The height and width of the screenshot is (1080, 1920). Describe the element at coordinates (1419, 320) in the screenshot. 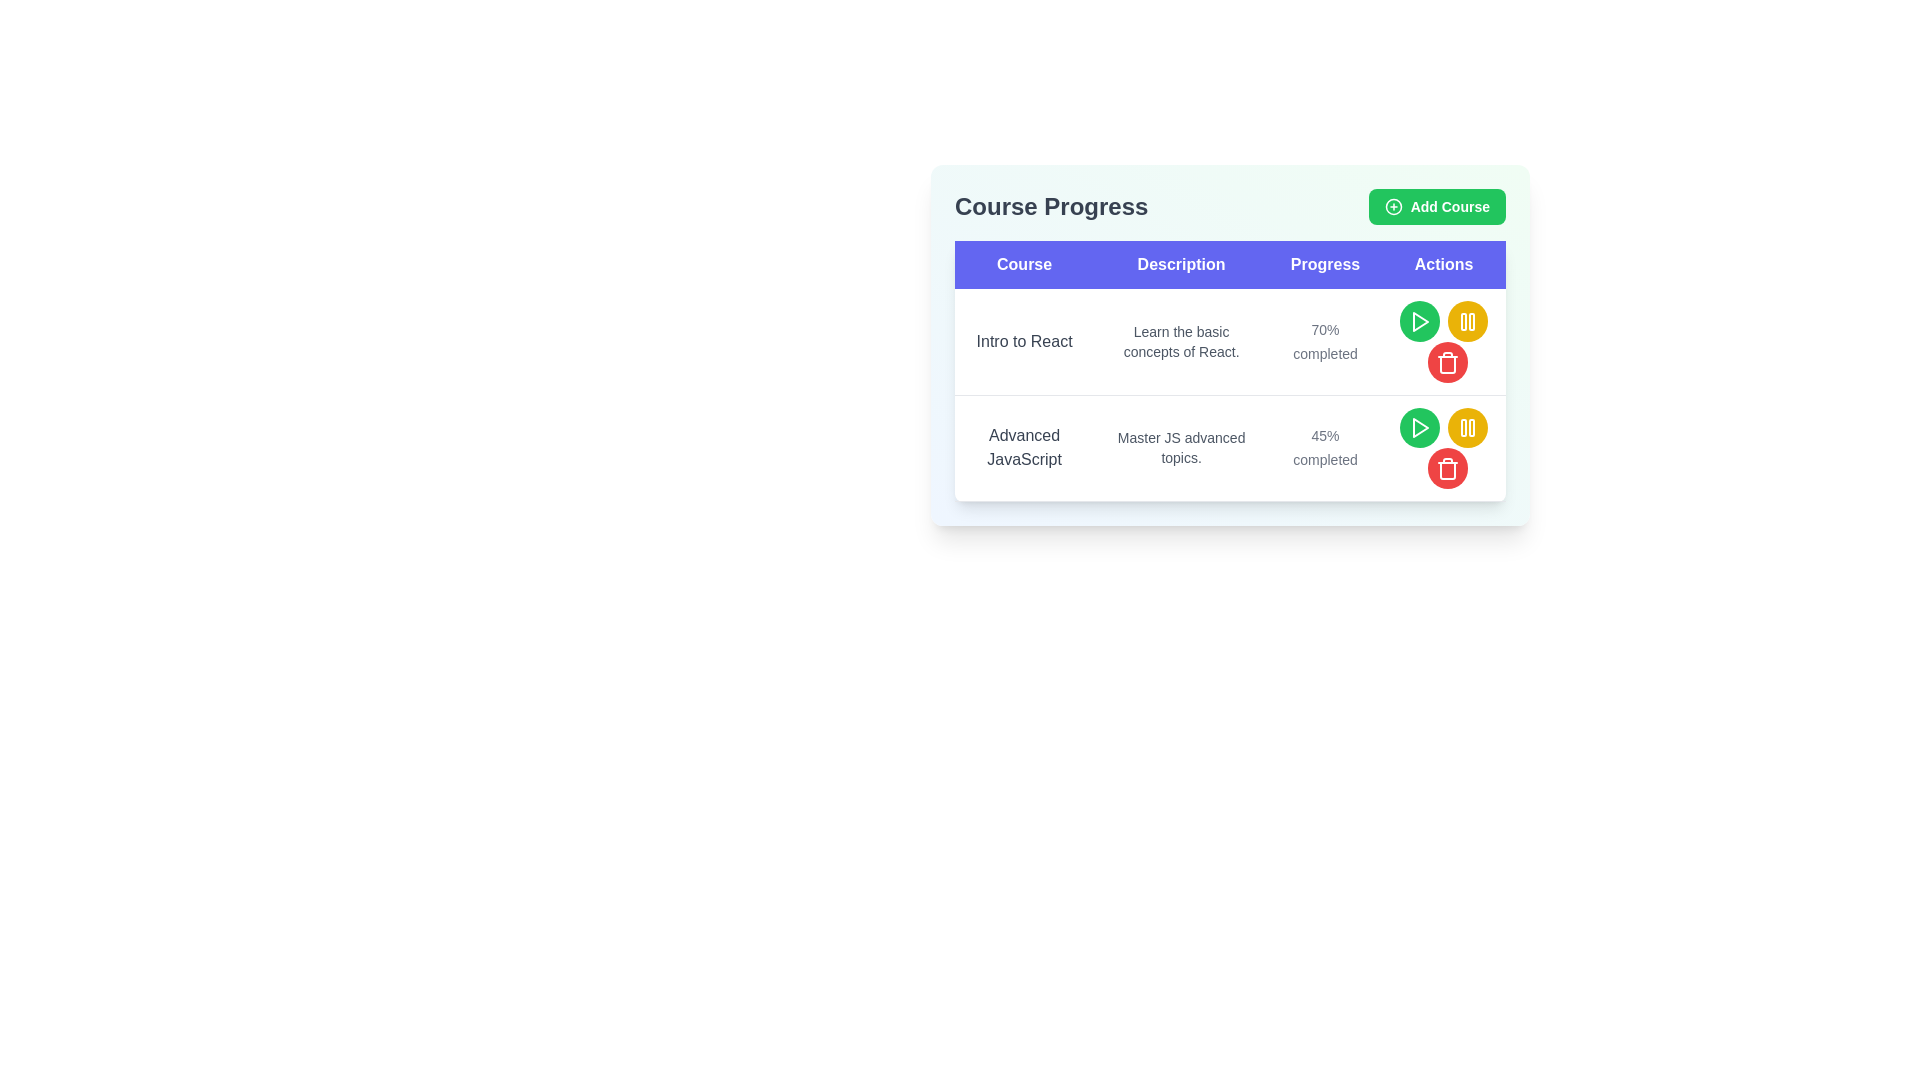

I see `the play button in the 'Actions' column for the 'Intro to React' course` at that location.